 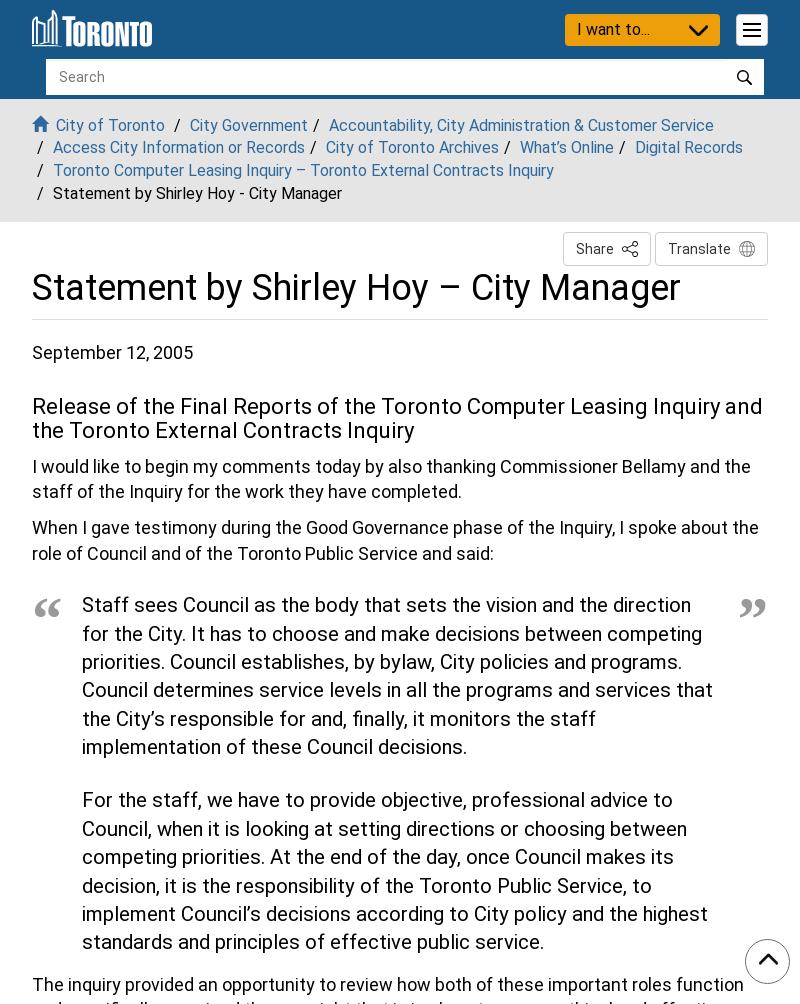 I want to click on 'I would like to begin my comments today by also thanking Commissioner Bellamy and the staff of the Inquiry for the work they have completed.', so click(x=390, y=477).